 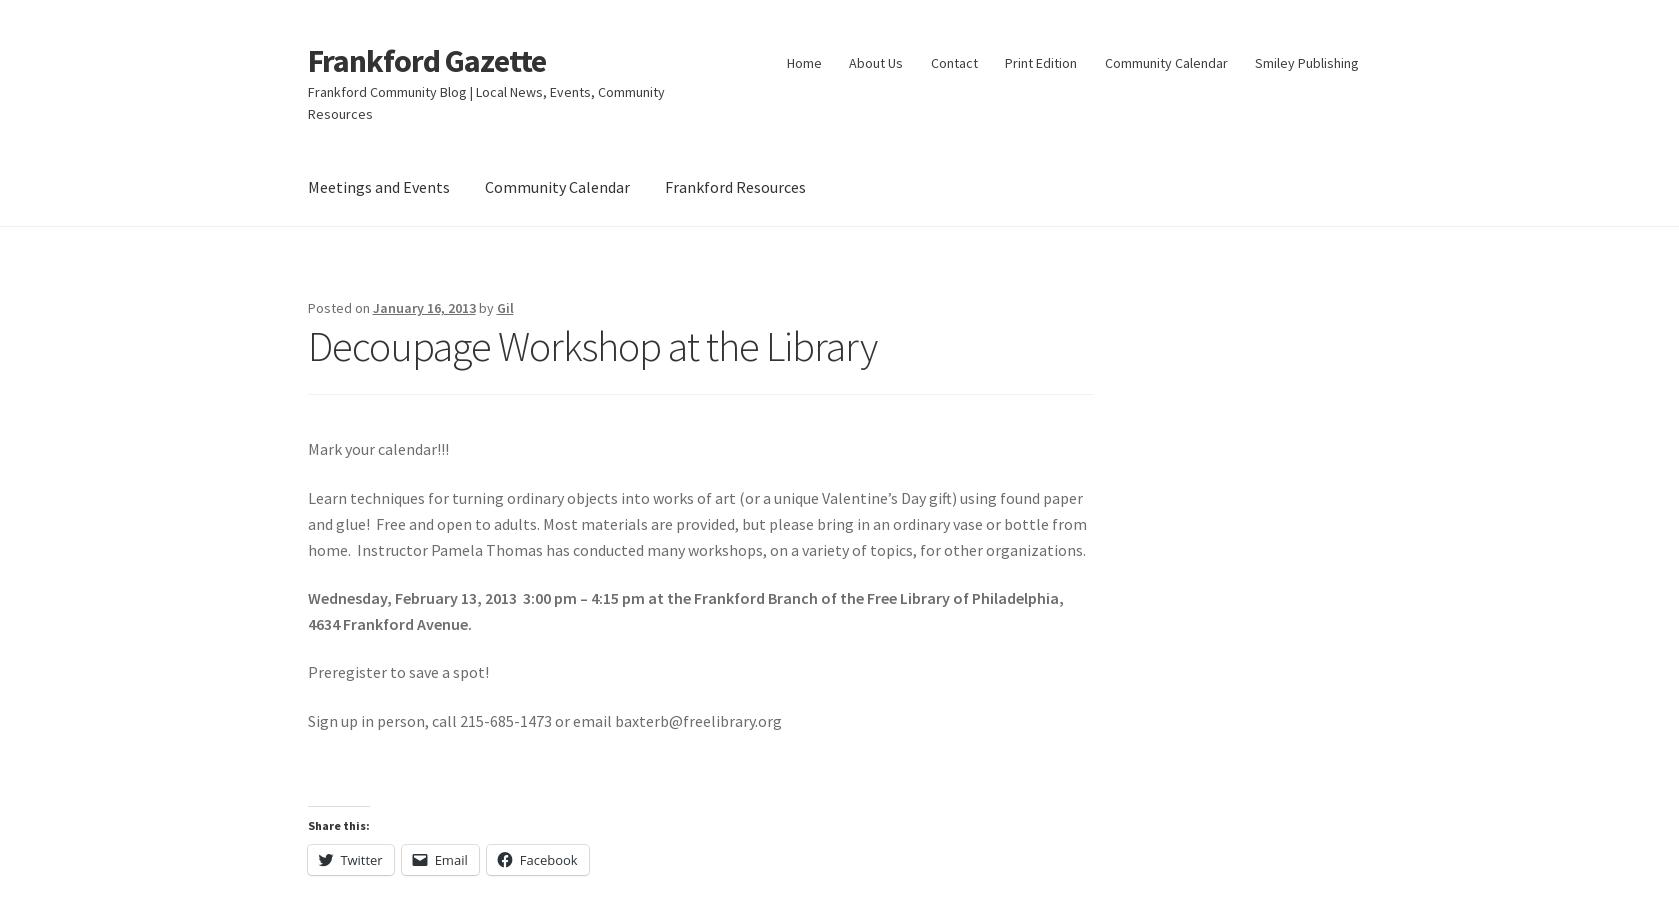 I want to click on 'Community Calendar', so click(x=556, y=184).